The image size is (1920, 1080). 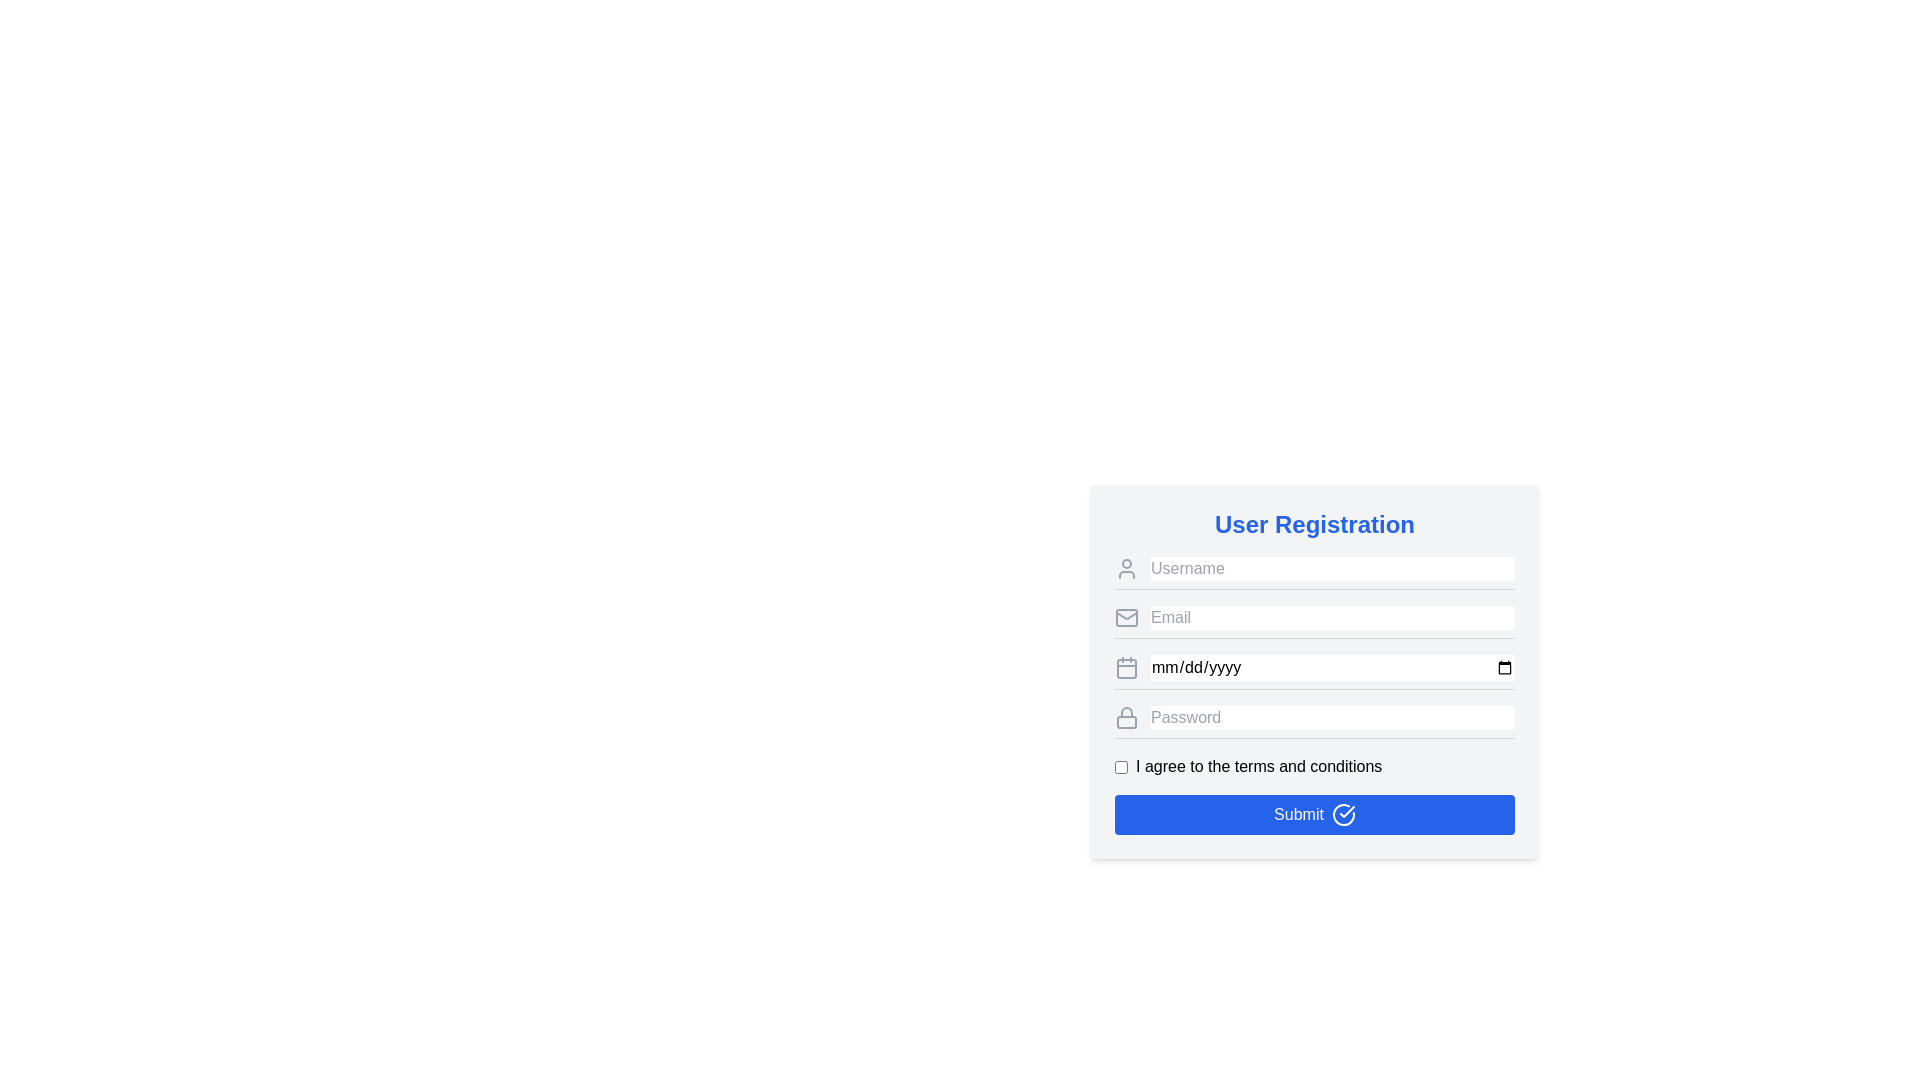 What do you see at coordinates (1121, 766) in the screenshot?
I see `the checkbox that allows users to express consent to the terms and conditions, located to the left of the text 'I agree to the terms and conditions'` at bounding box center [1121, 766].